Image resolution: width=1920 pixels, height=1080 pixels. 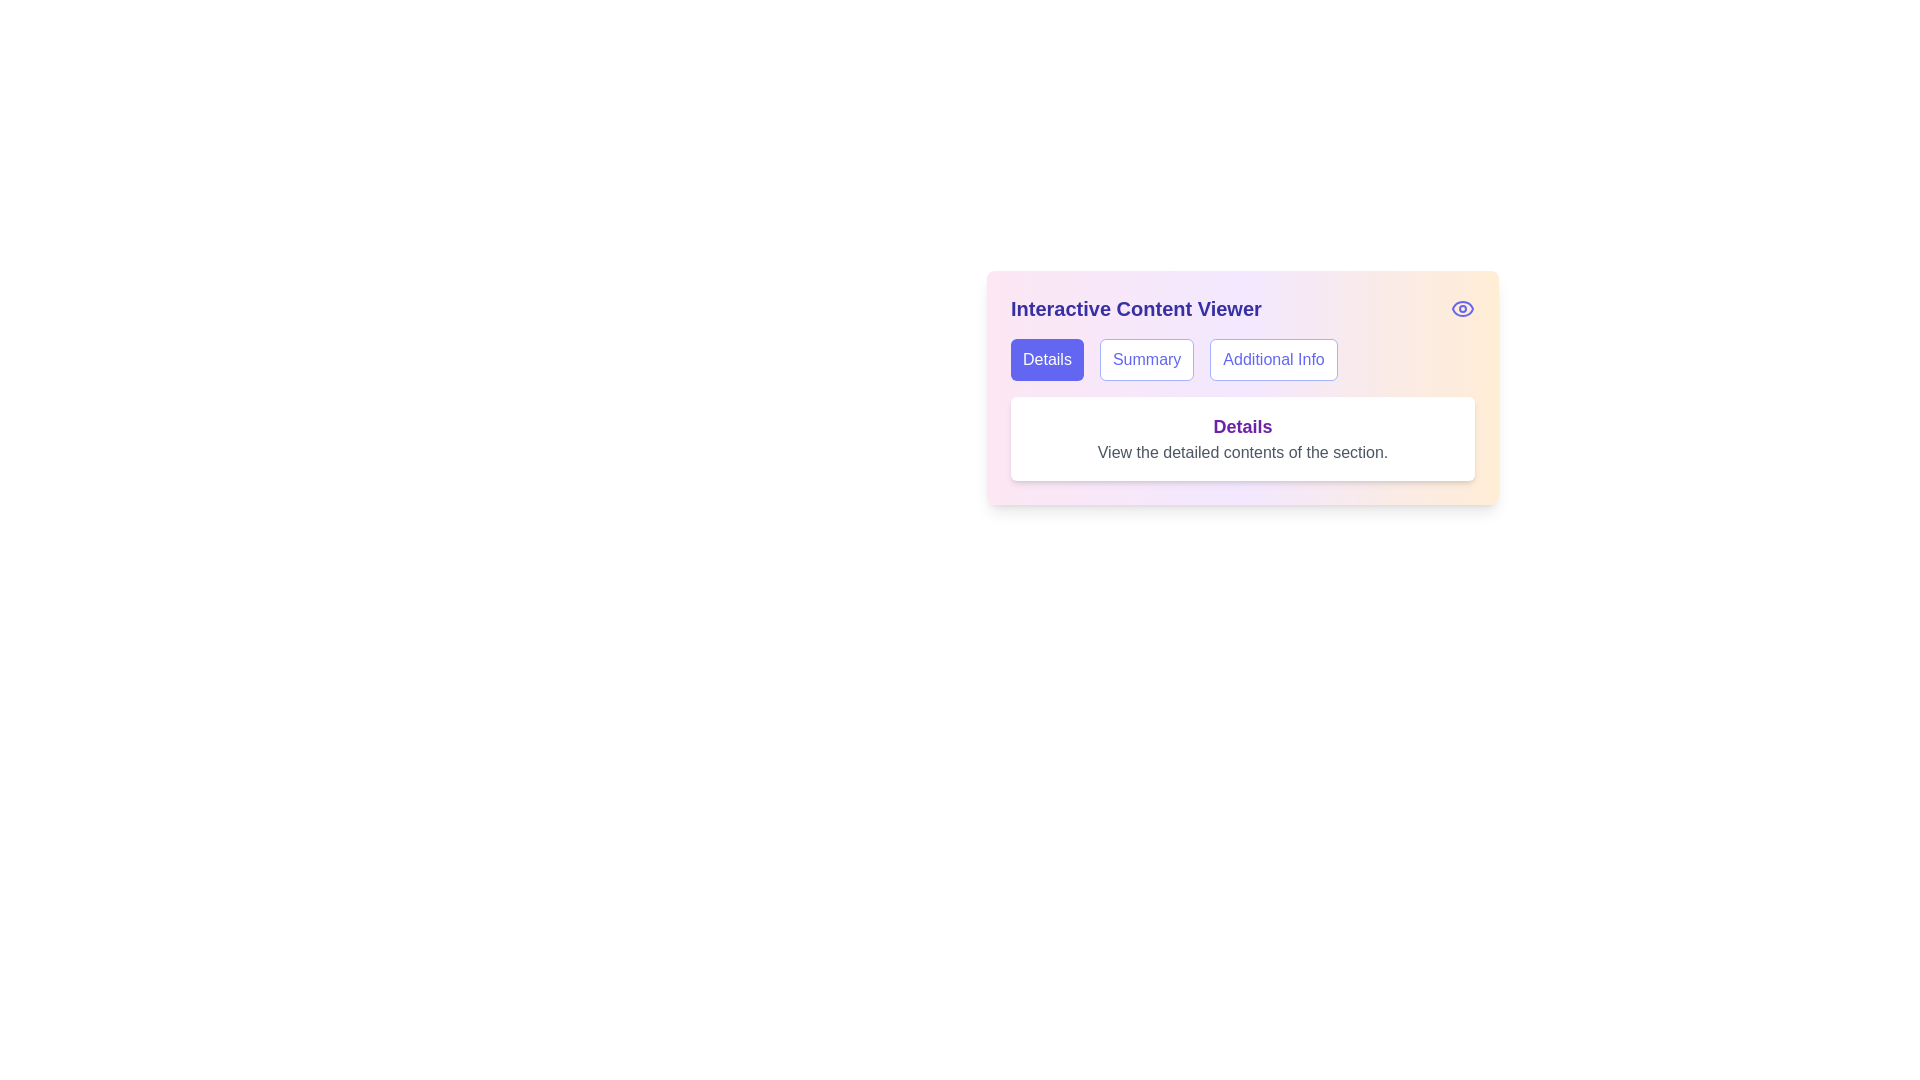 What do you see at coordinates (1136, 308) in the screenshot?
I see `the text label that reads 'Interactive Content Viewer', styled with a bold, large font size and dark blue color, positioned at the top of the panel containing interactive options` at bounding box center [1136, 308].